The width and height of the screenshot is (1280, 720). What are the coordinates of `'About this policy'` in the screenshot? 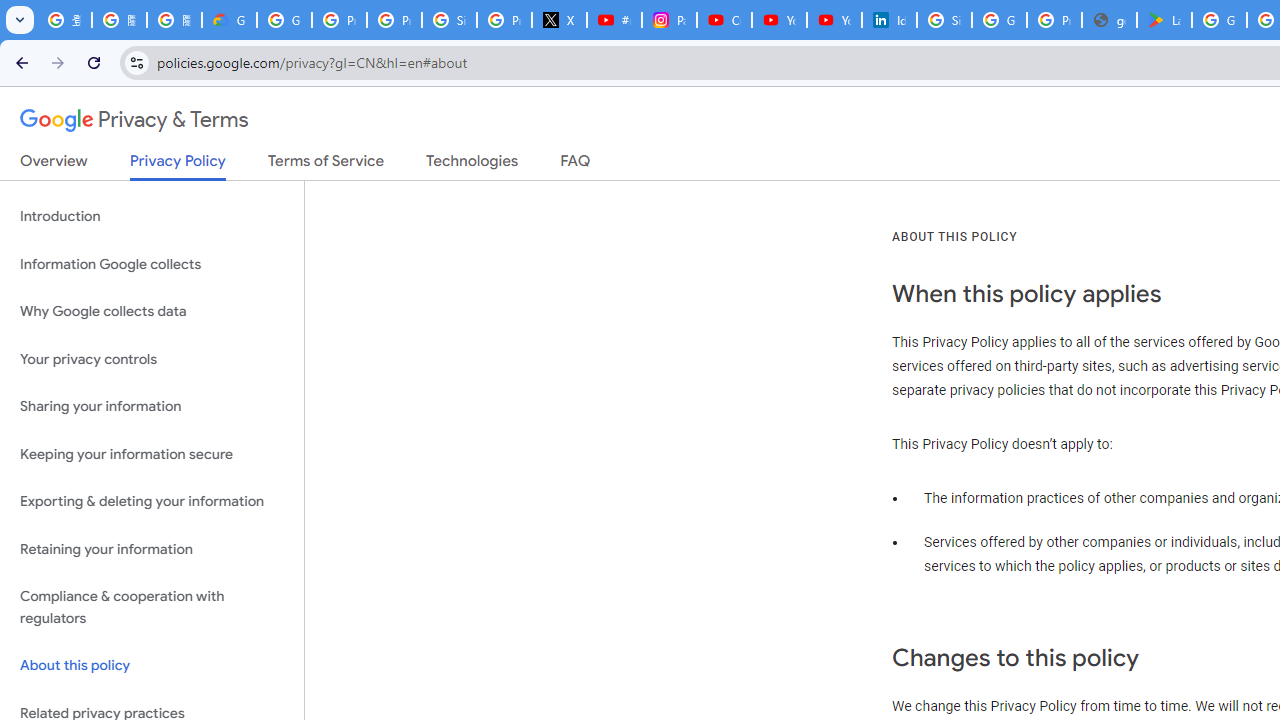 It's located at (151, 666).